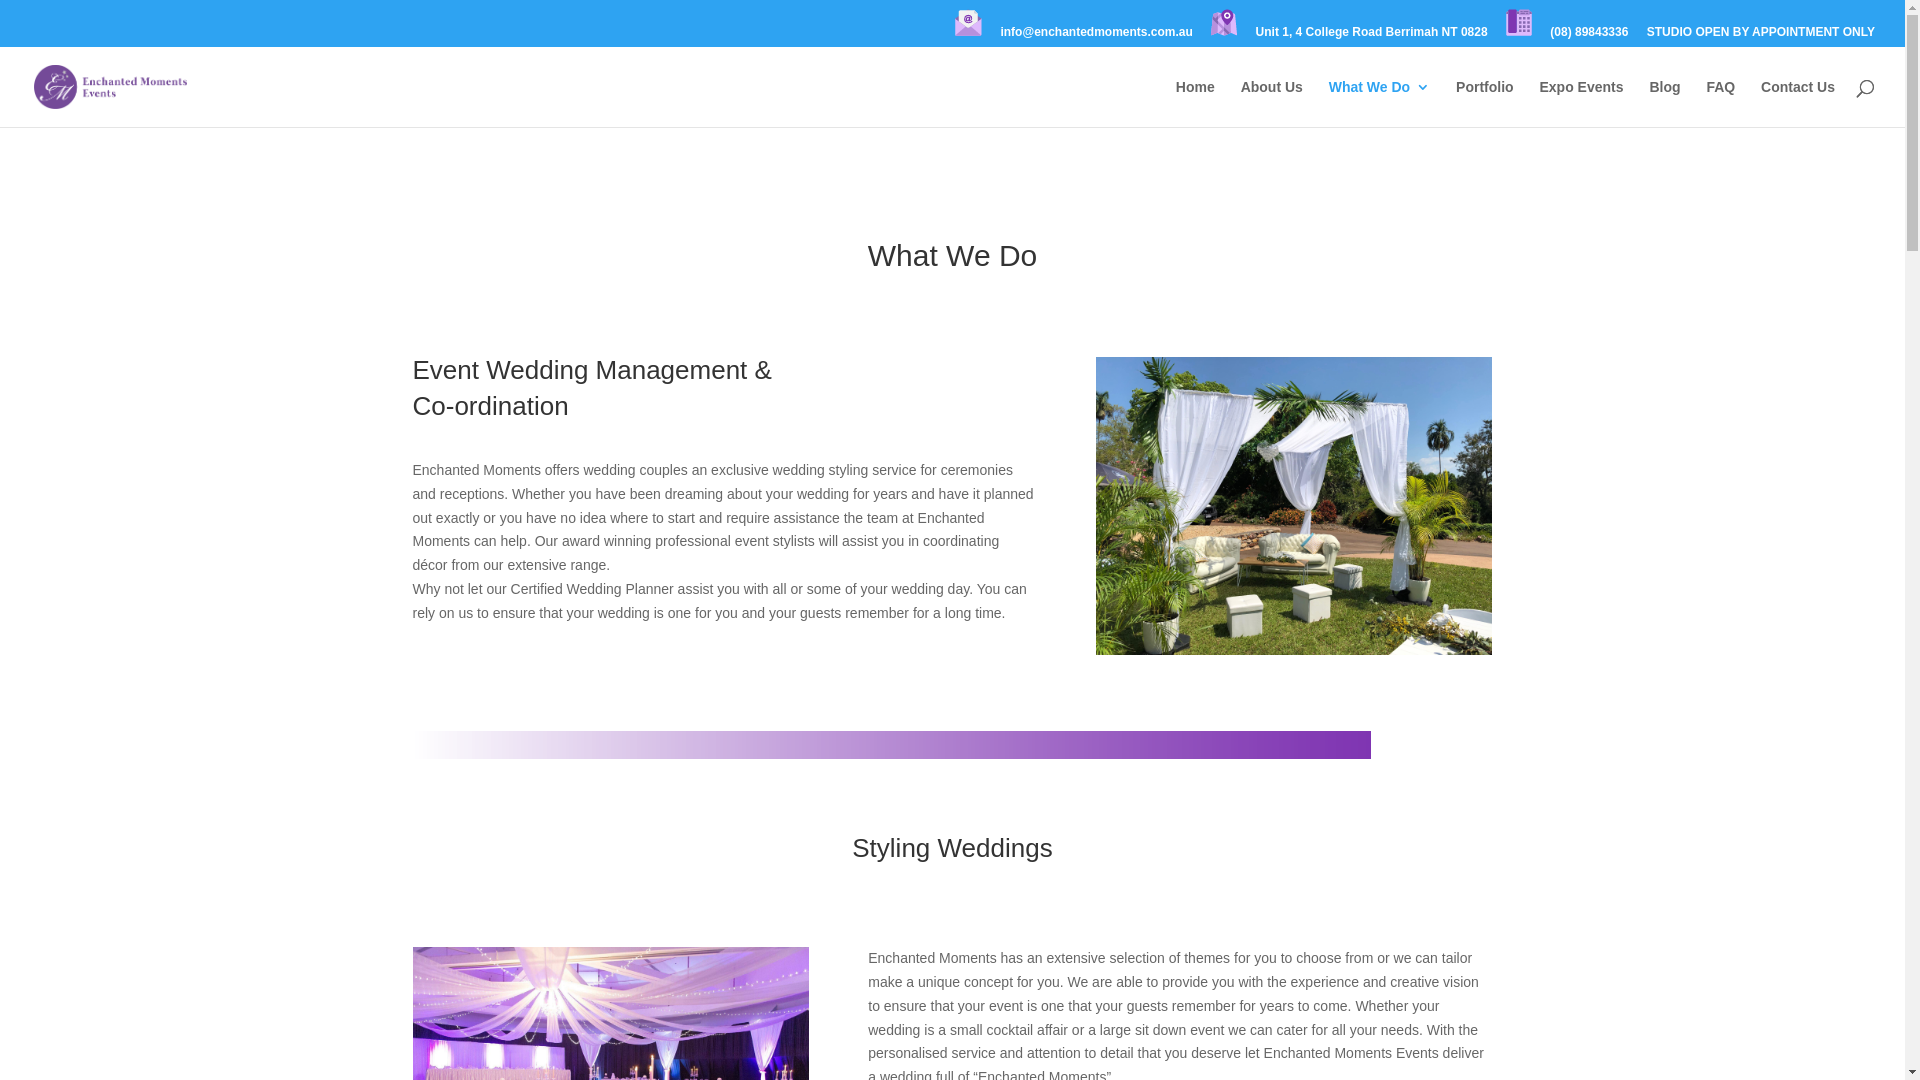 Image resolution: width=1920 pixels, height=1080 pixels. I want to click on 'Blog', so click(1649, 103).